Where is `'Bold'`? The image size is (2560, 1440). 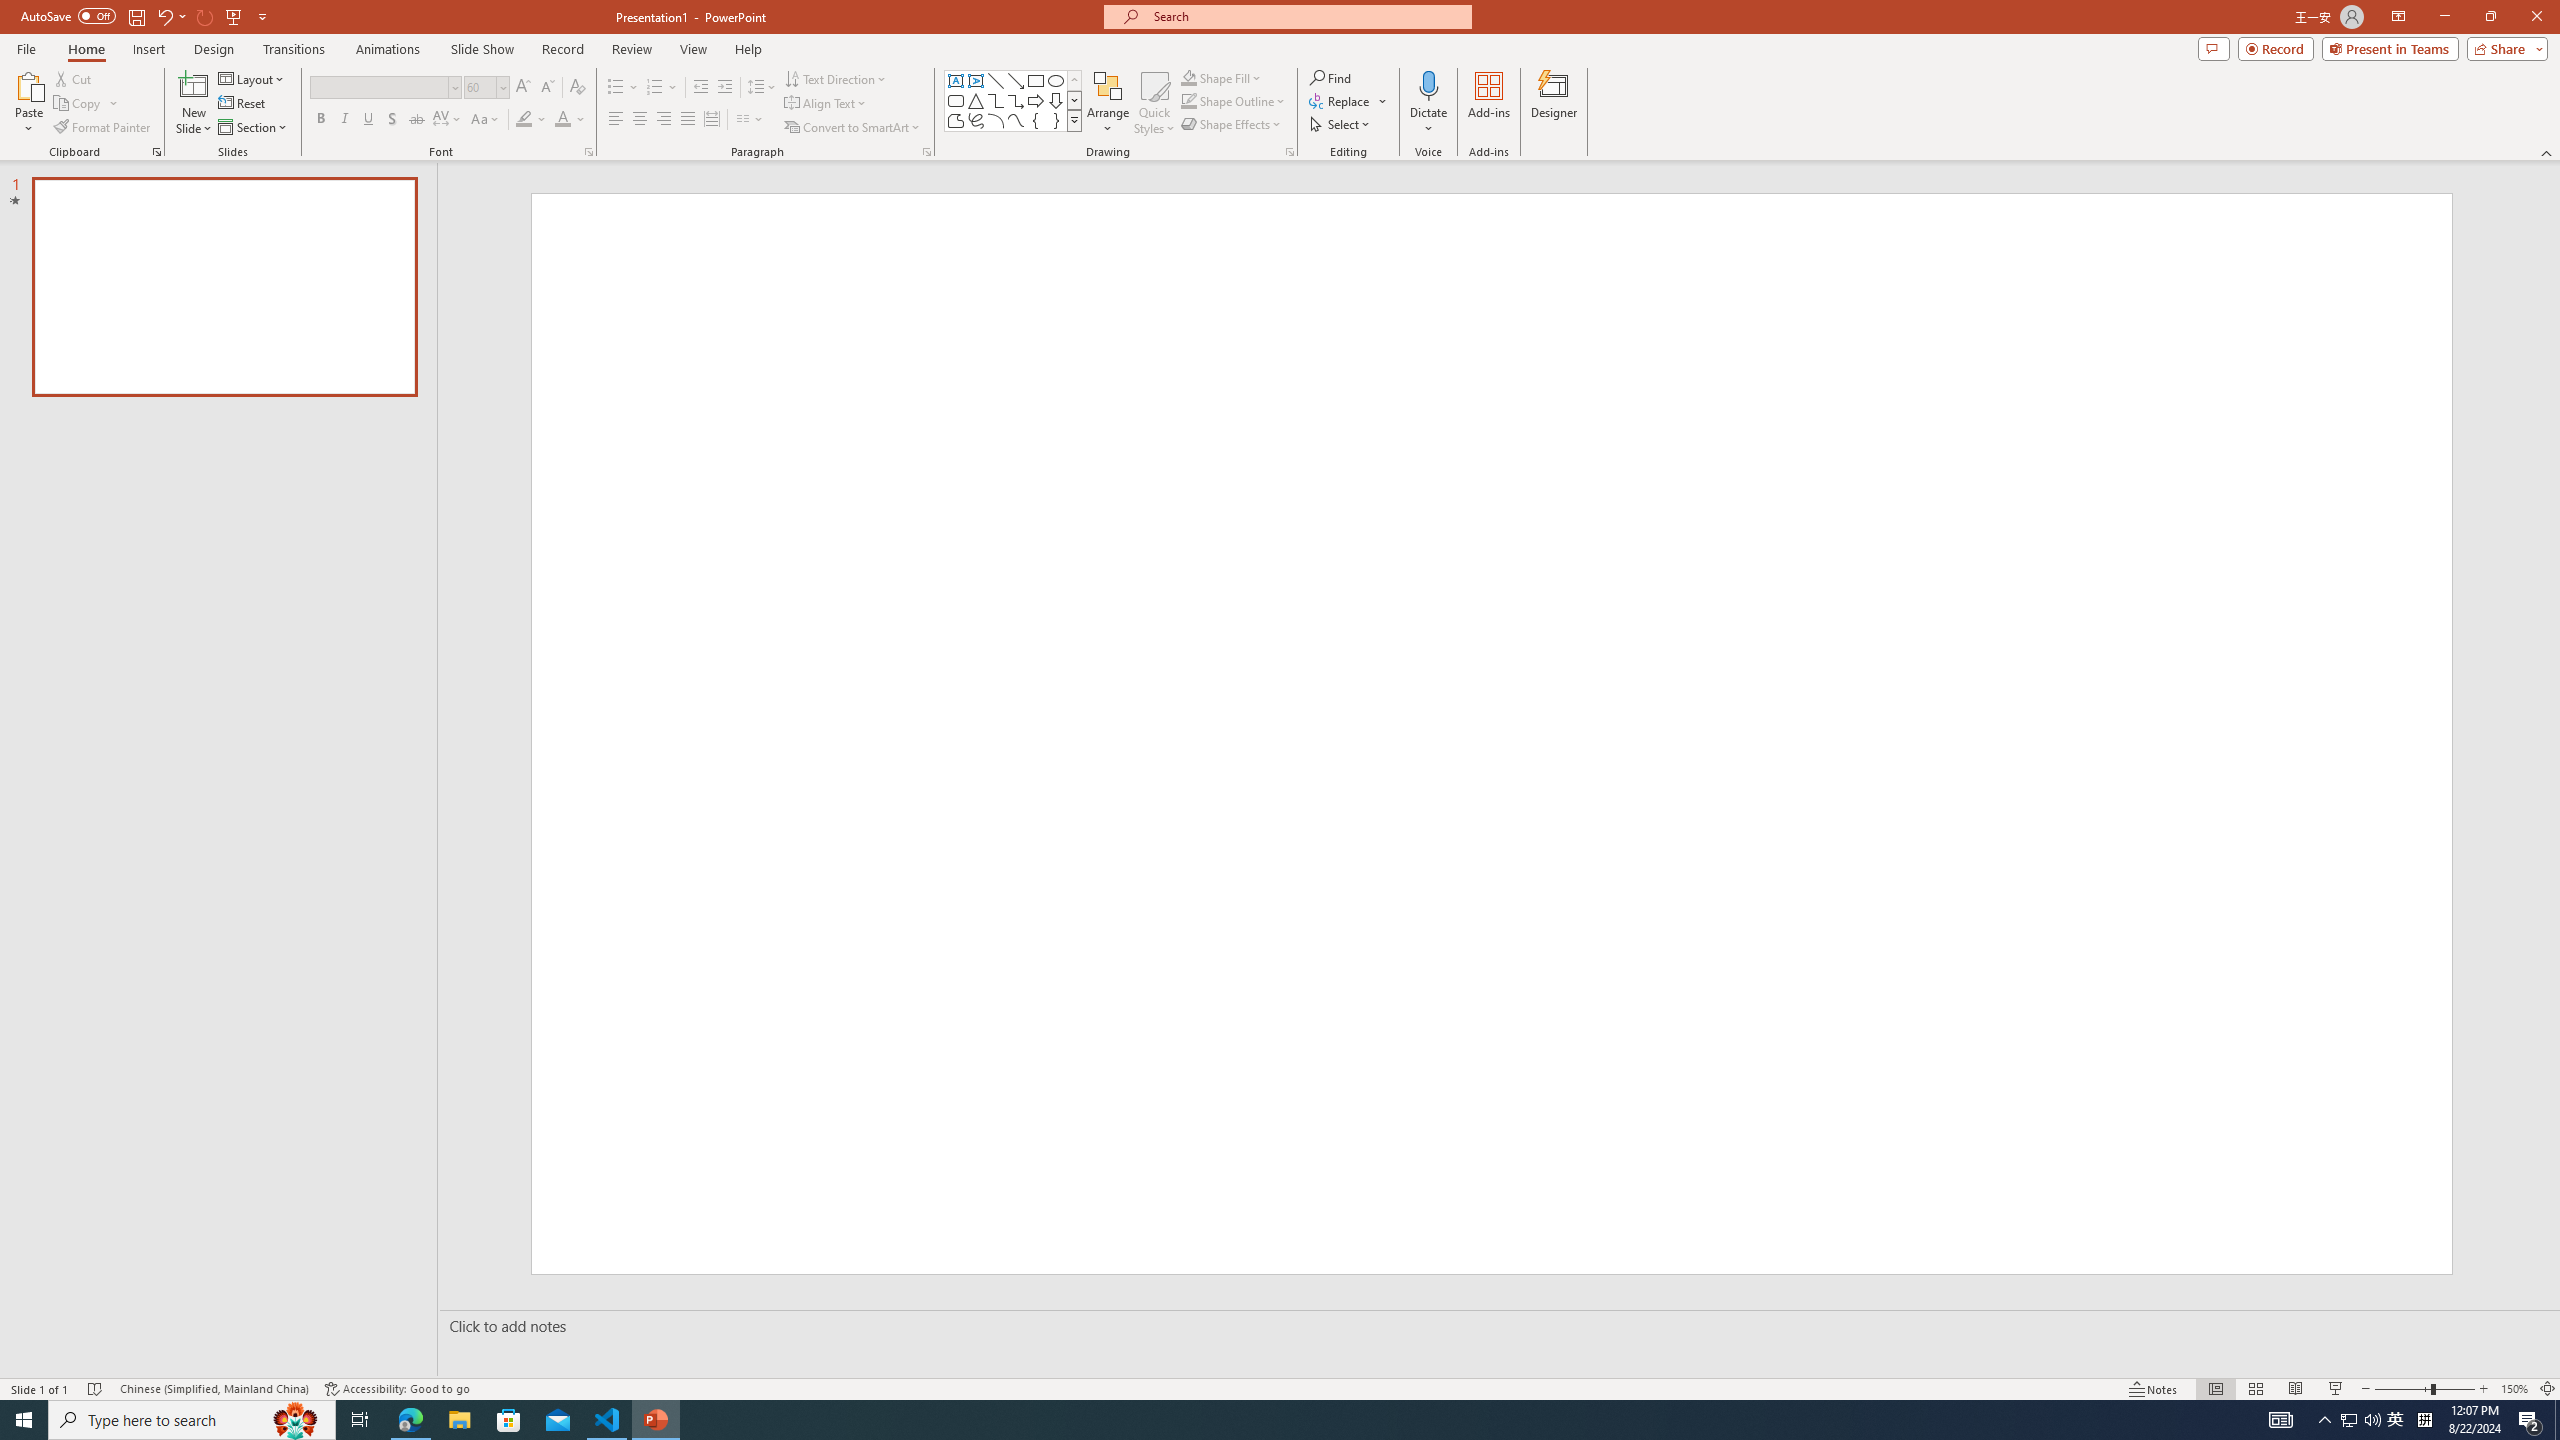
'Bold' is located at coordinates (321, 118).